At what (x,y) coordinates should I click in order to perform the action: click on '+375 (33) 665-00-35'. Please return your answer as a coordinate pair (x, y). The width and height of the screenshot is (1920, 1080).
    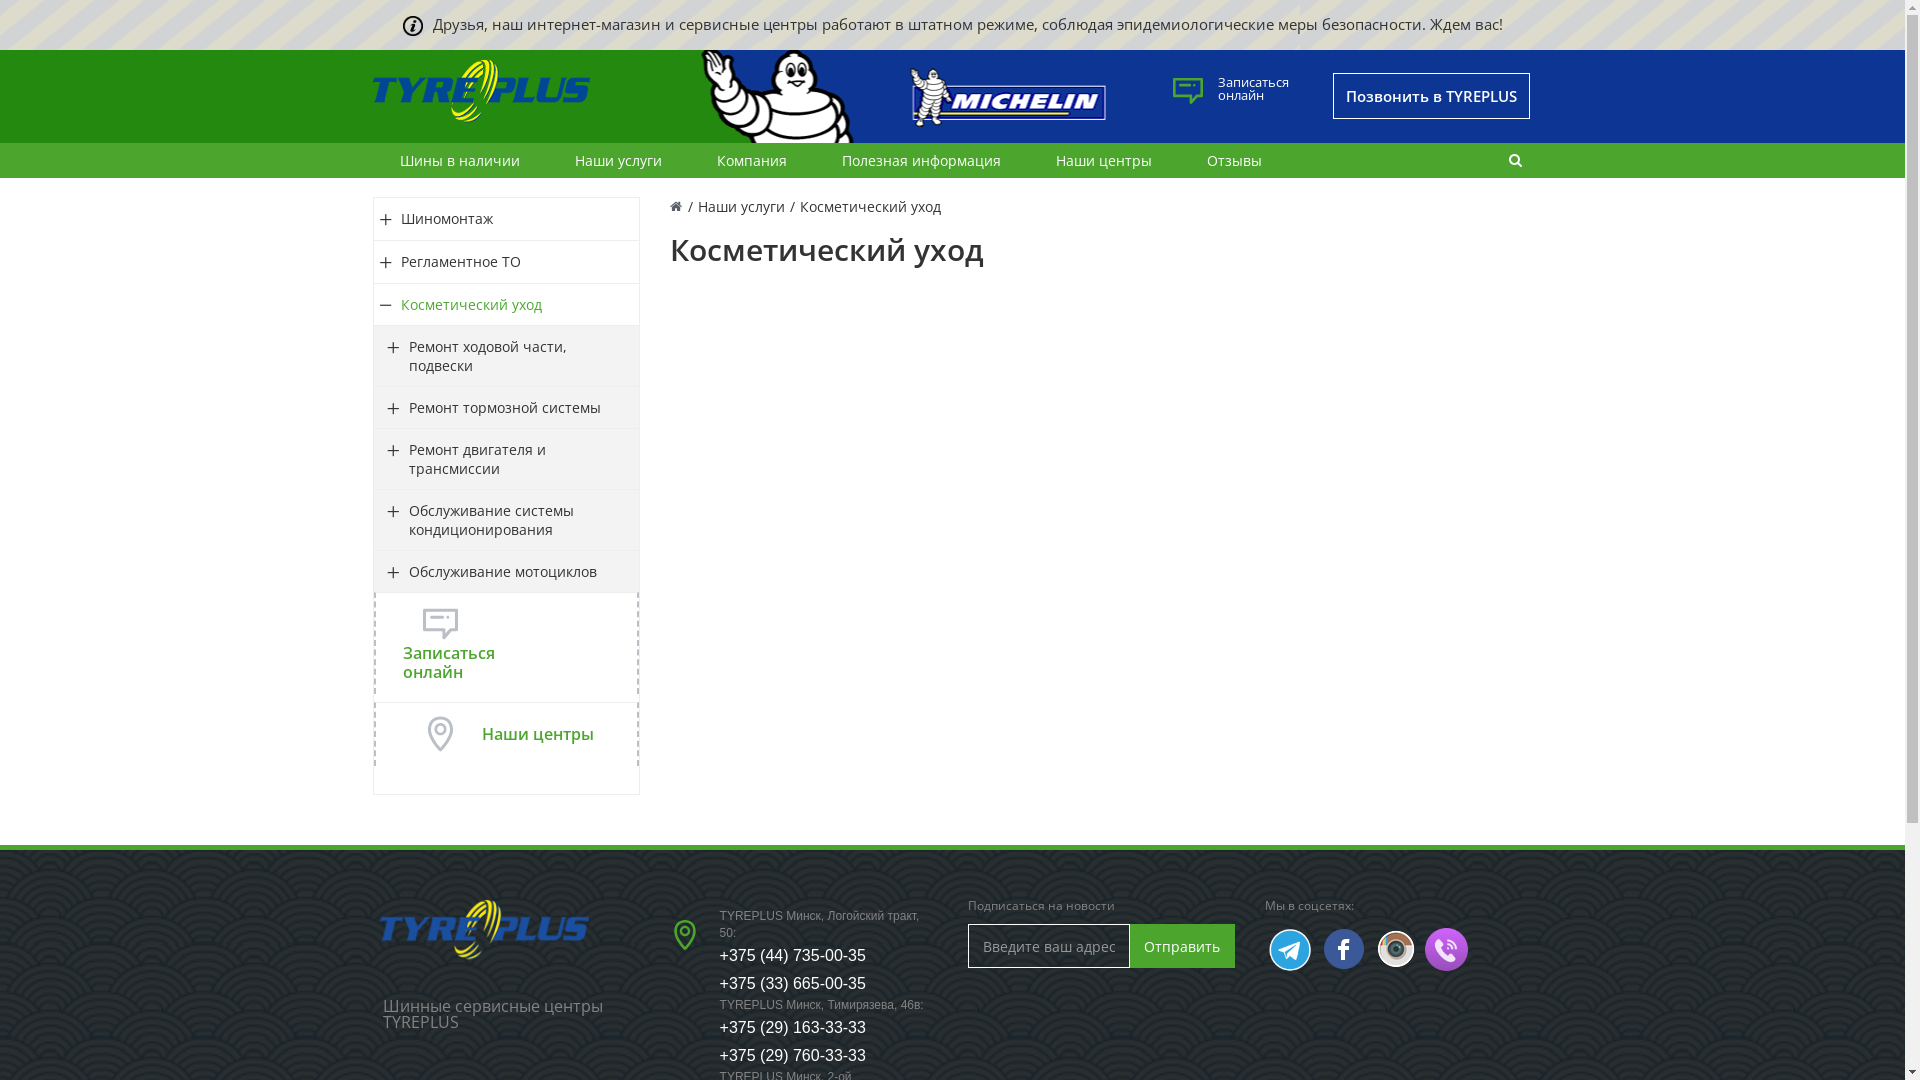
    Looking at the image, I should click on (791, 982).